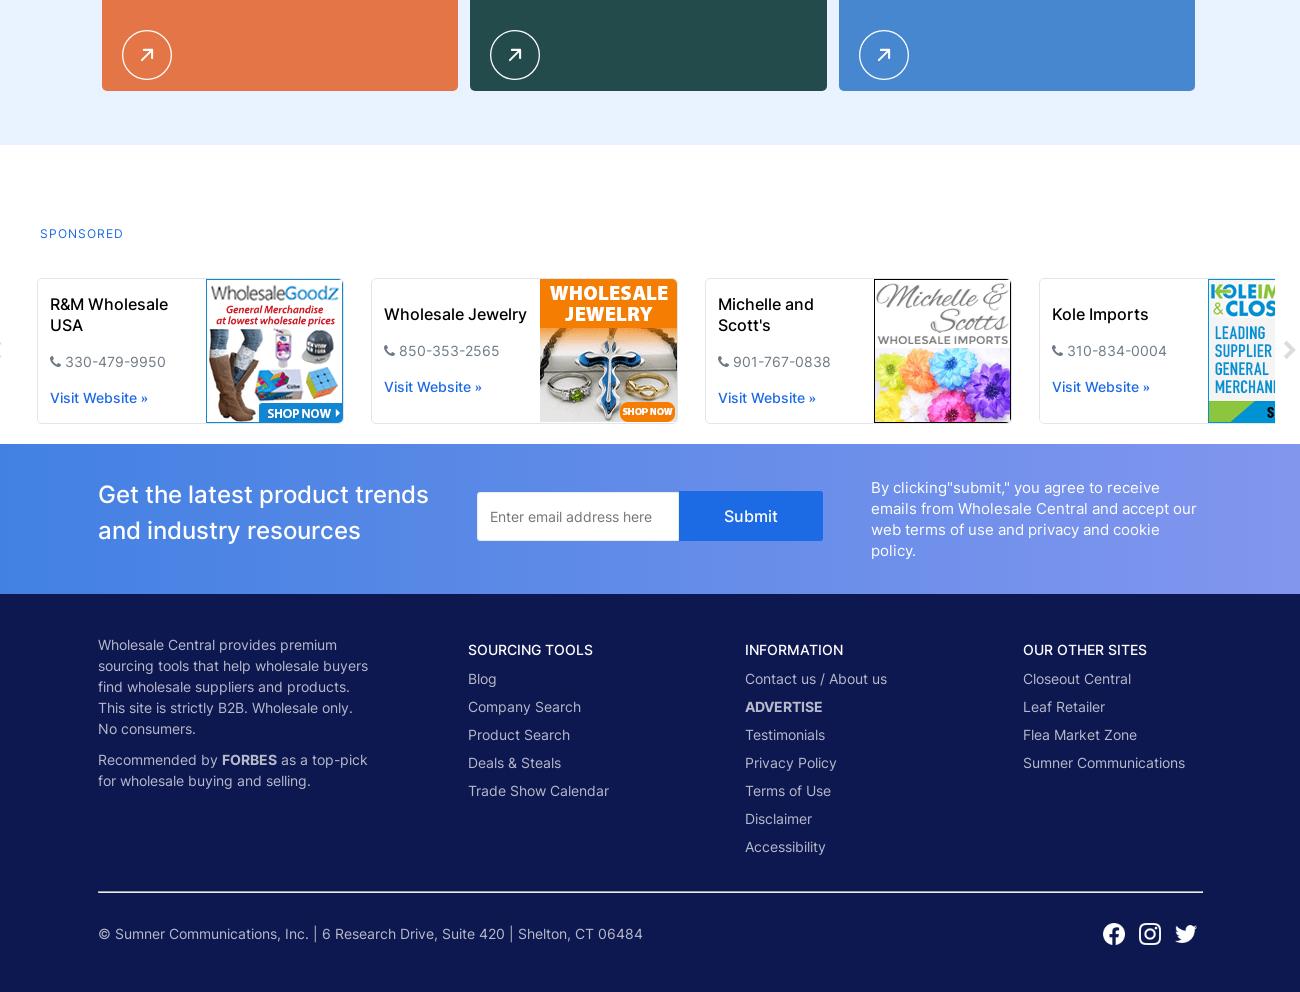  What do you see at coordinates (448, 349) in the screenshot?
I see `'850-353-2565'` at bounding box center [448, 349].